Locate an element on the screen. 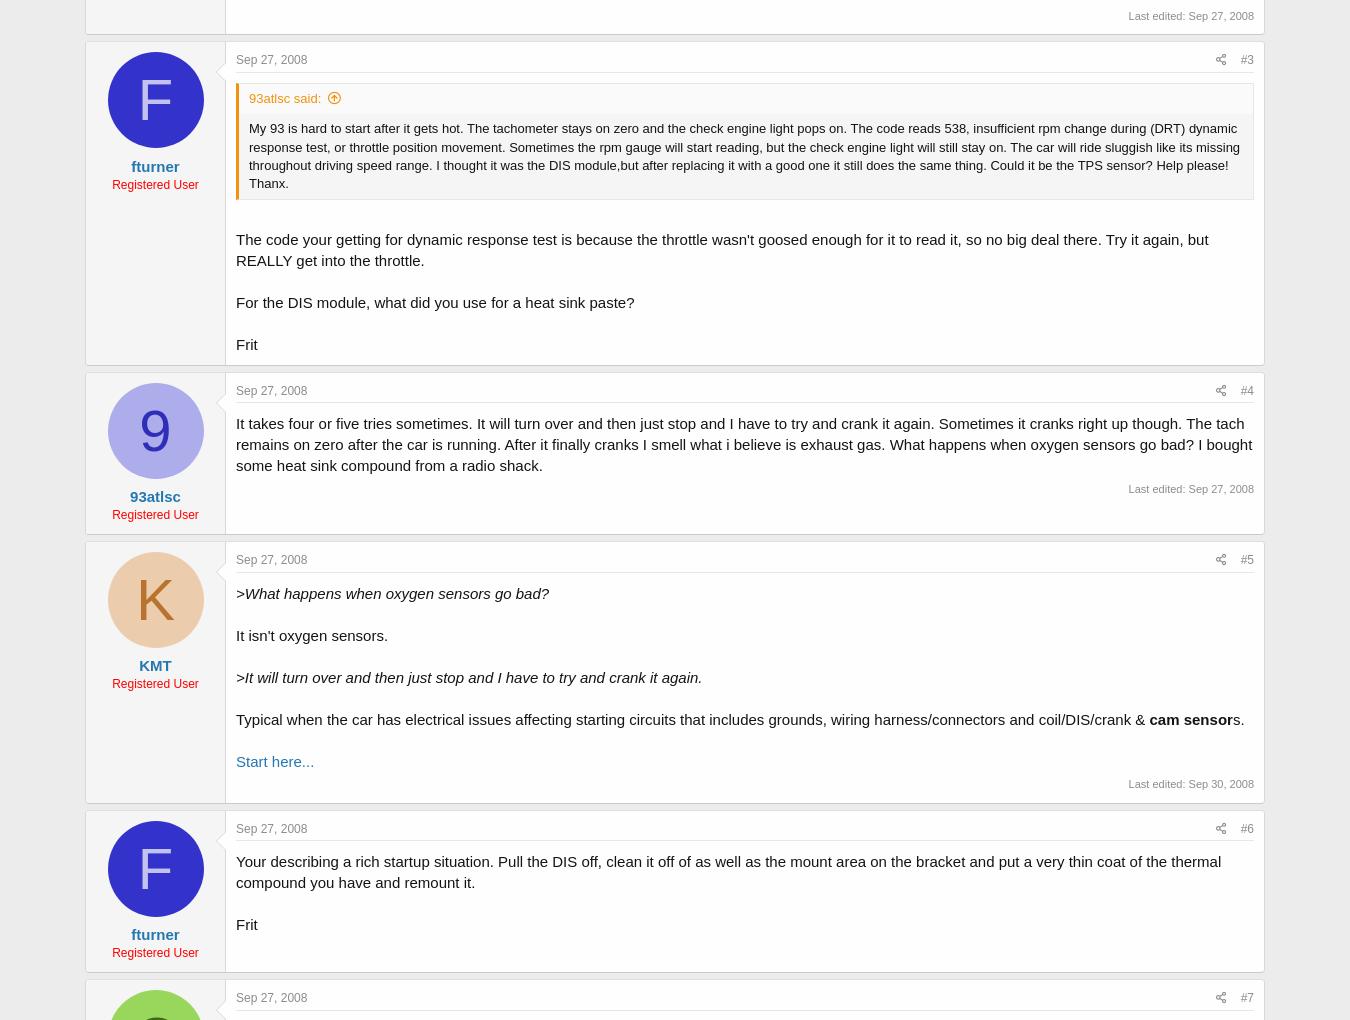 The width and height of the screenshot is (1350, 1020). 'Sep 30, 2008' is located at coordinates (1219, 782).